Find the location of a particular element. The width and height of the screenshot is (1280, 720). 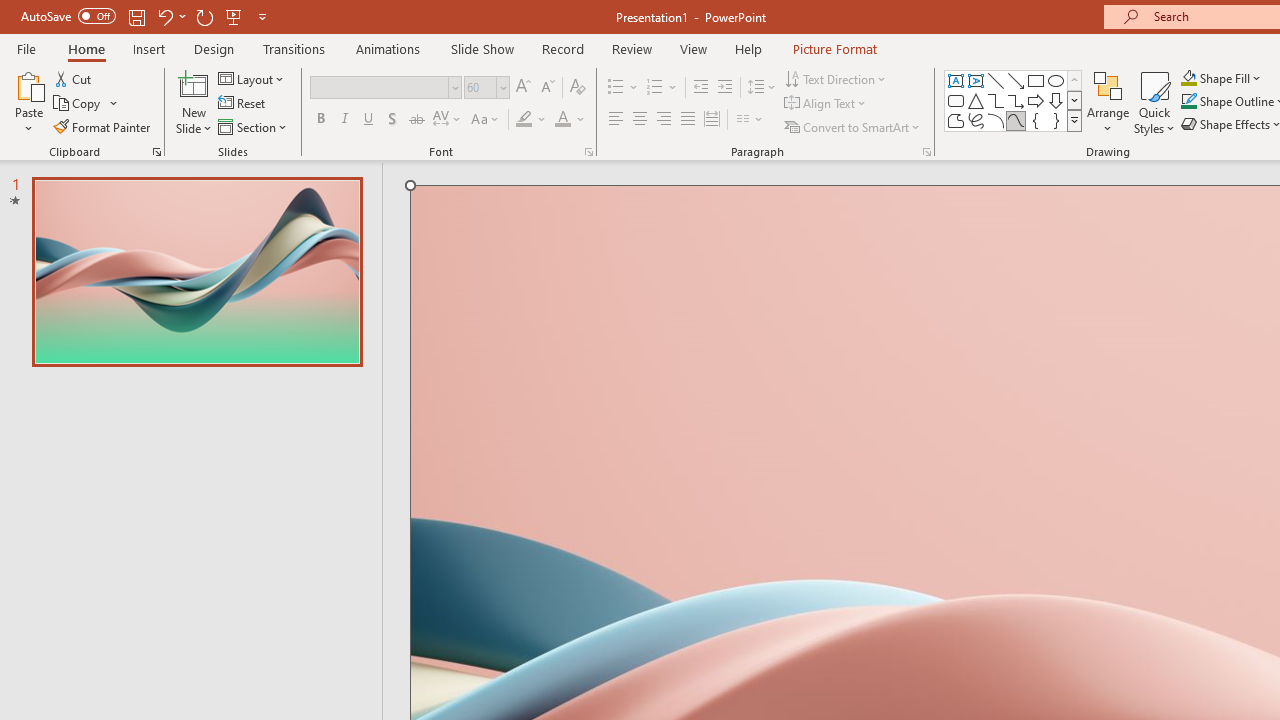

'Picture Format' is located at coordinates (835, 48).